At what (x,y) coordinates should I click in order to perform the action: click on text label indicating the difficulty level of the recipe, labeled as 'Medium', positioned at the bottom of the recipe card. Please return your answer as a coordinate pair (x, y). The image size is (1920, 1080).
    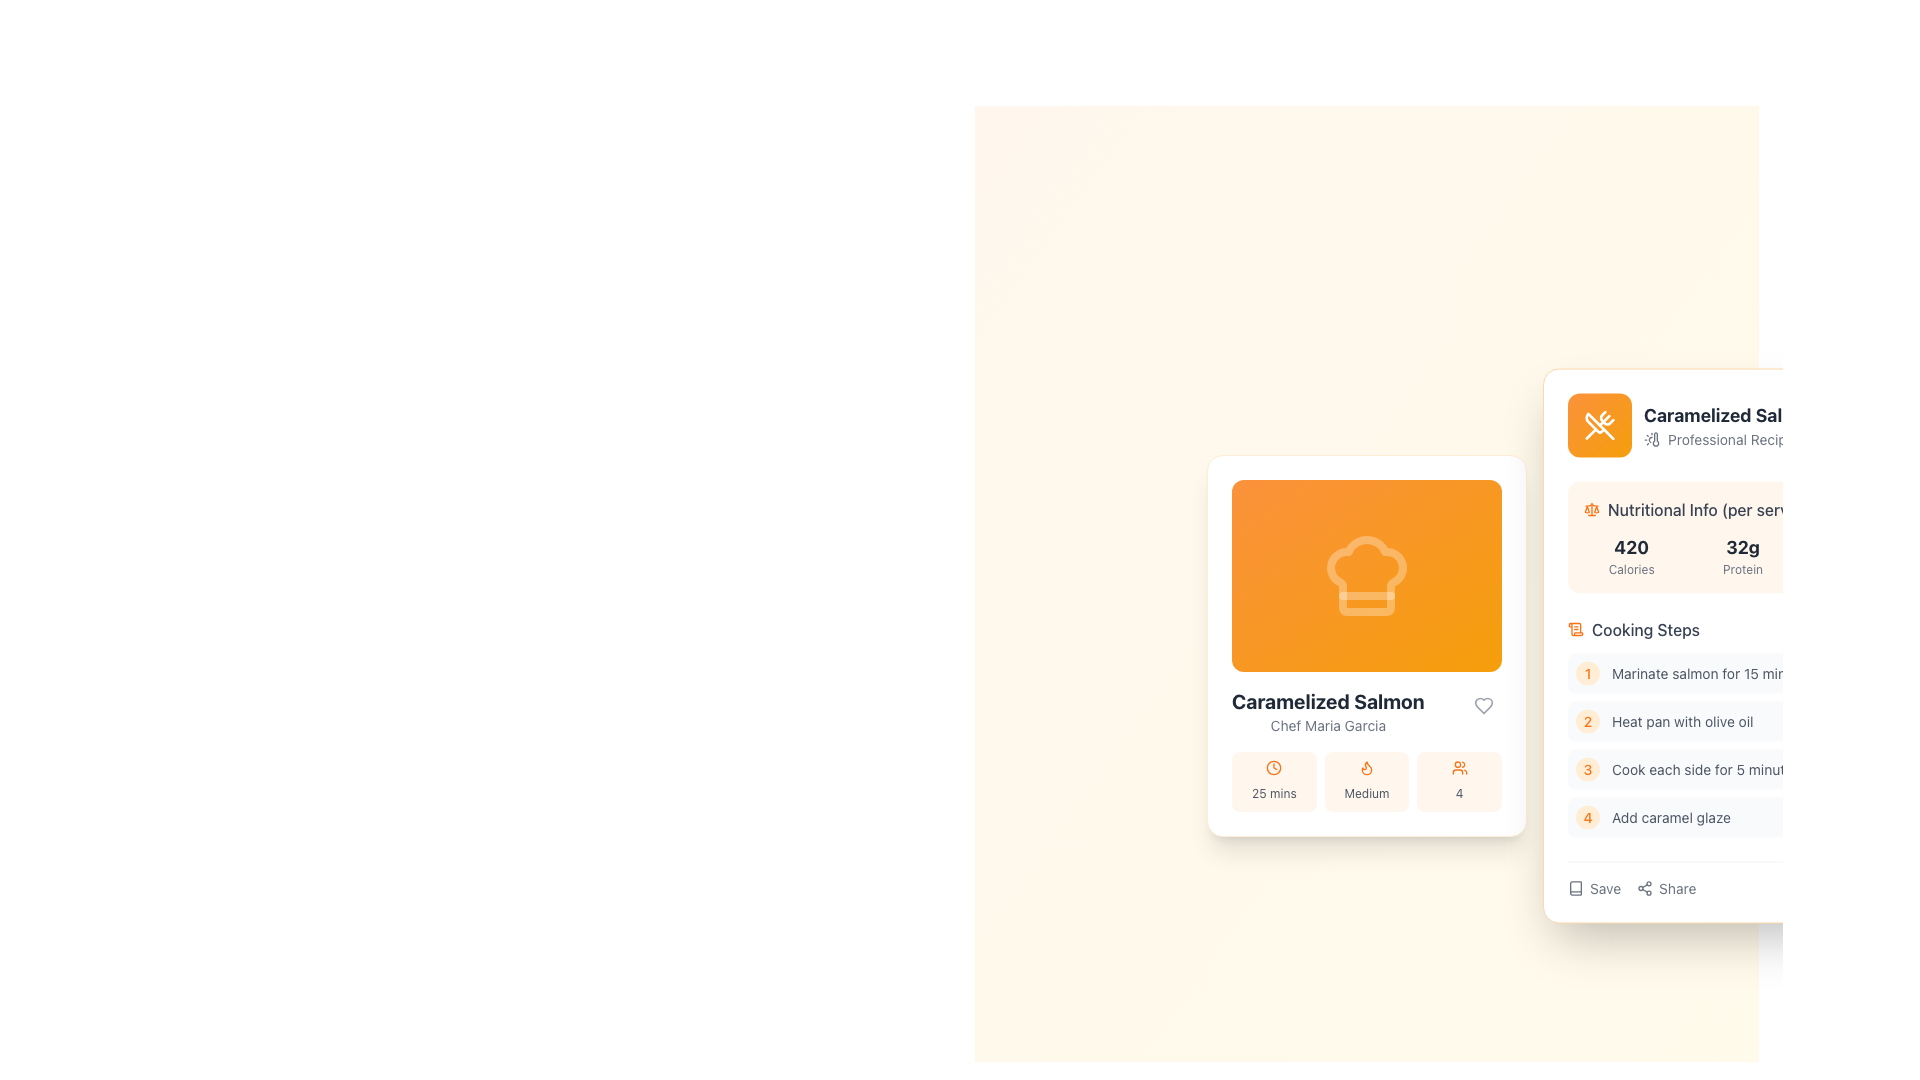
    Looking at the image, I should click on (1366, 792).